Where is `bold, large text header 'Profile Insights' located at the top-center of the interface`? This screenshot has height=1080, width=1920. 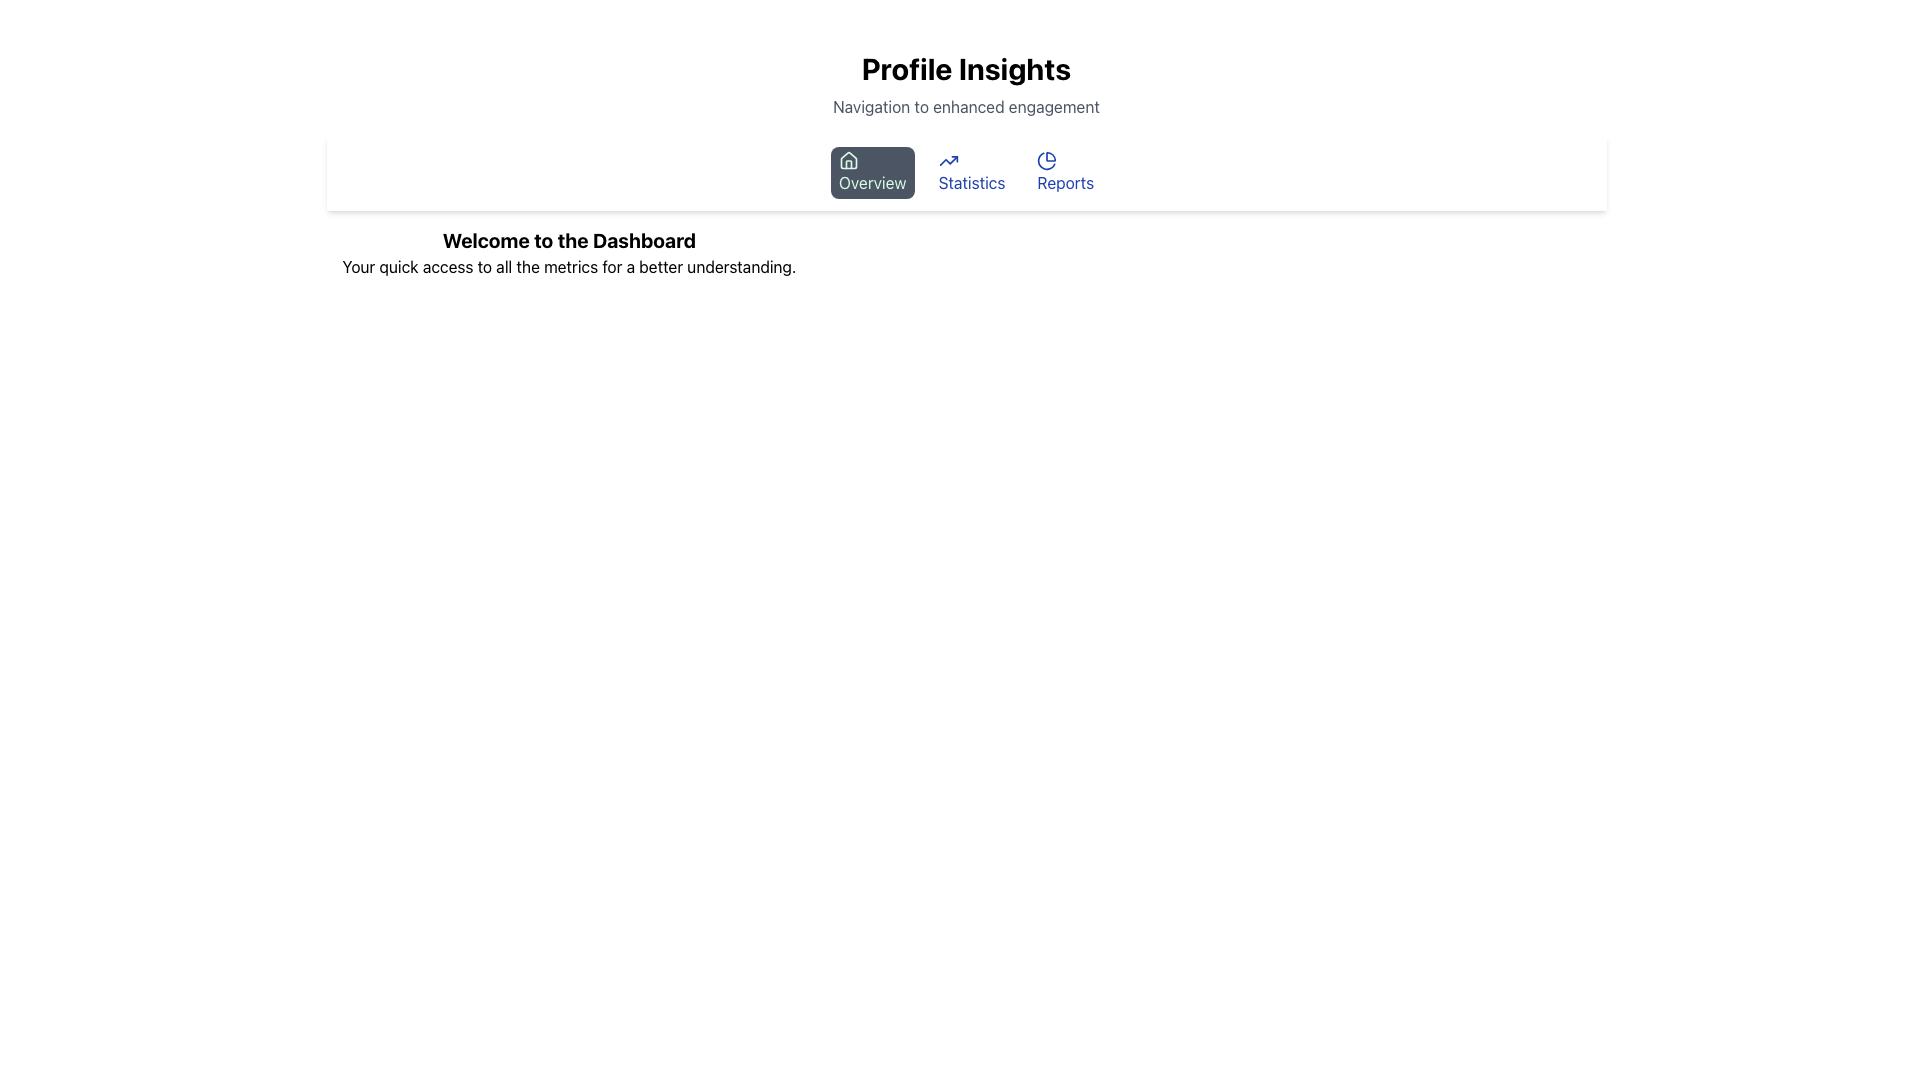
bold, large text header 'Profile Insights' located at the top-center of the interface is located at coordinates (966, 68).